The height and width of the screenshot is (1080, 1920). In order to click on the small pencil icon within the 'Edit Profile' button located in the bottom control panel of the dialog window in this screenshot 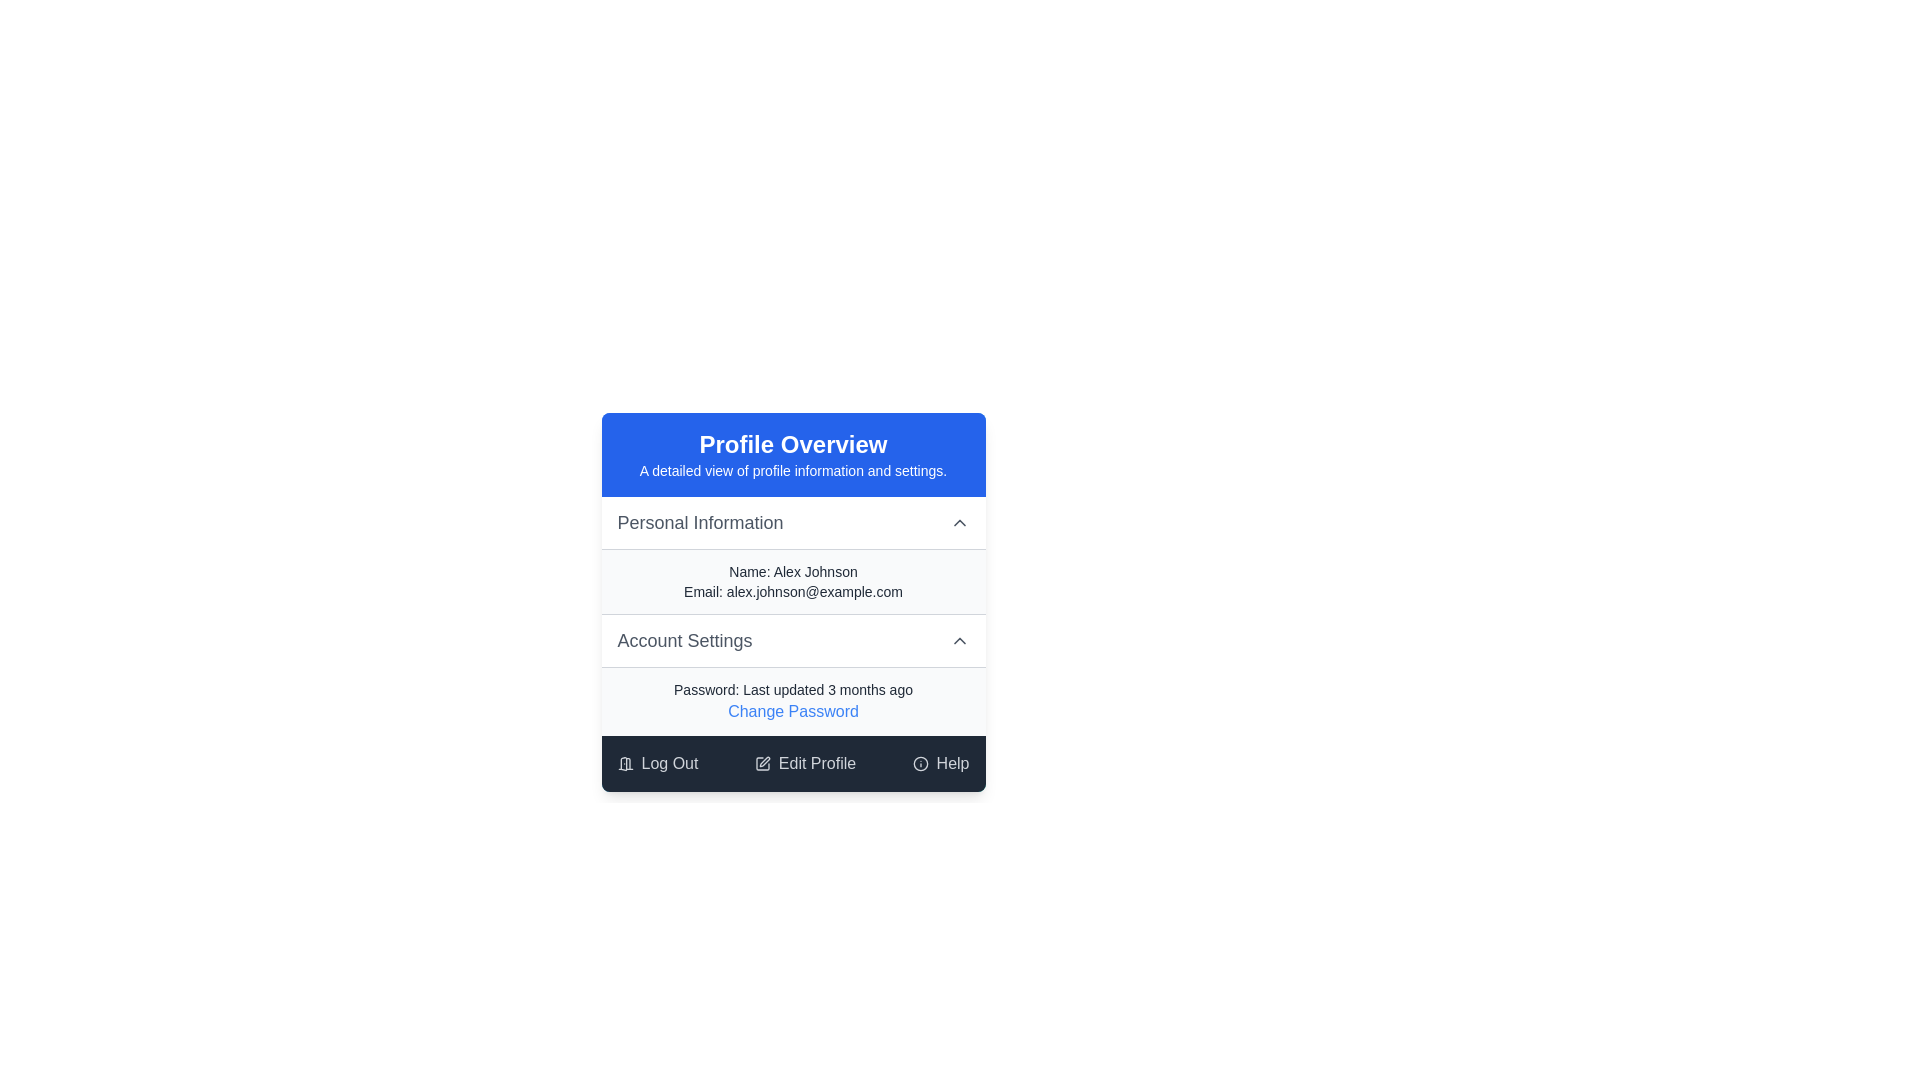, I will do `click(763, 762)`.